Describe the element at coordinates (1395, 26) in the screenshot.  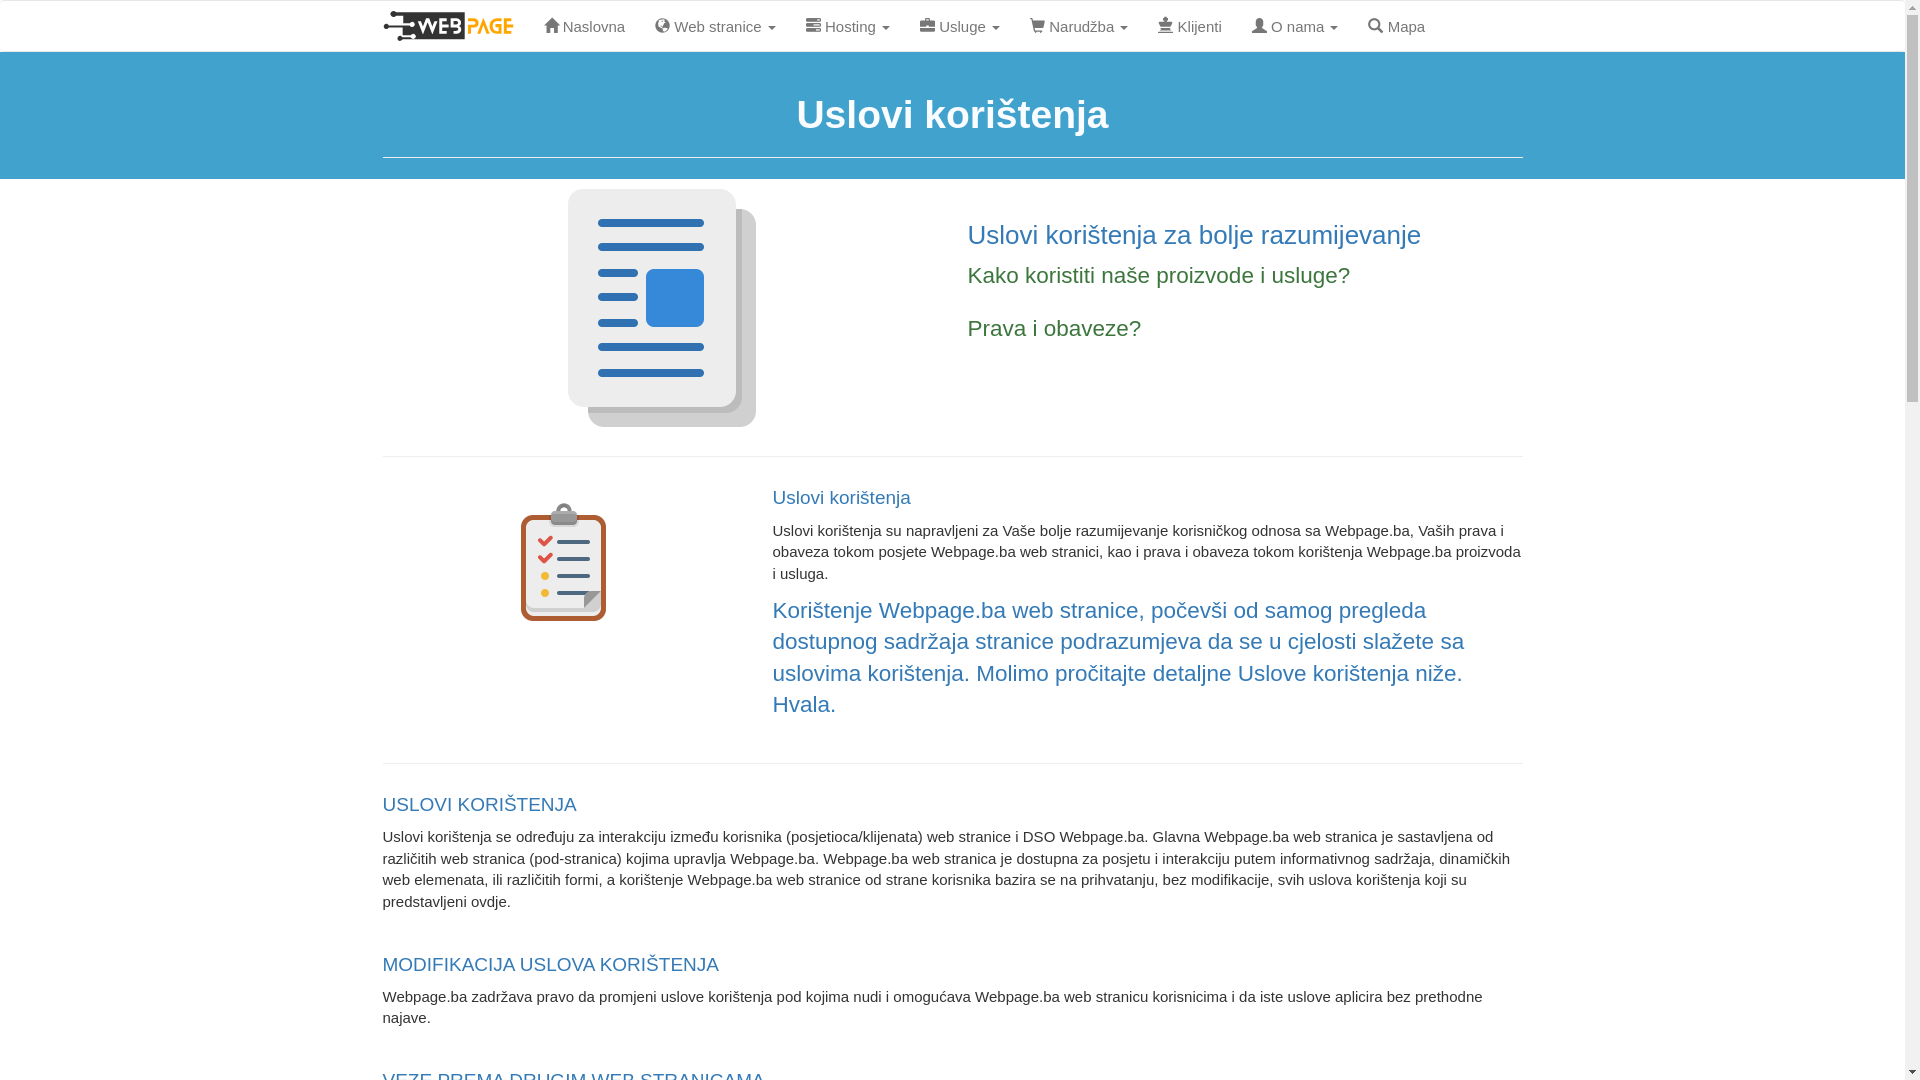
I see `'Mapa'` at that location.